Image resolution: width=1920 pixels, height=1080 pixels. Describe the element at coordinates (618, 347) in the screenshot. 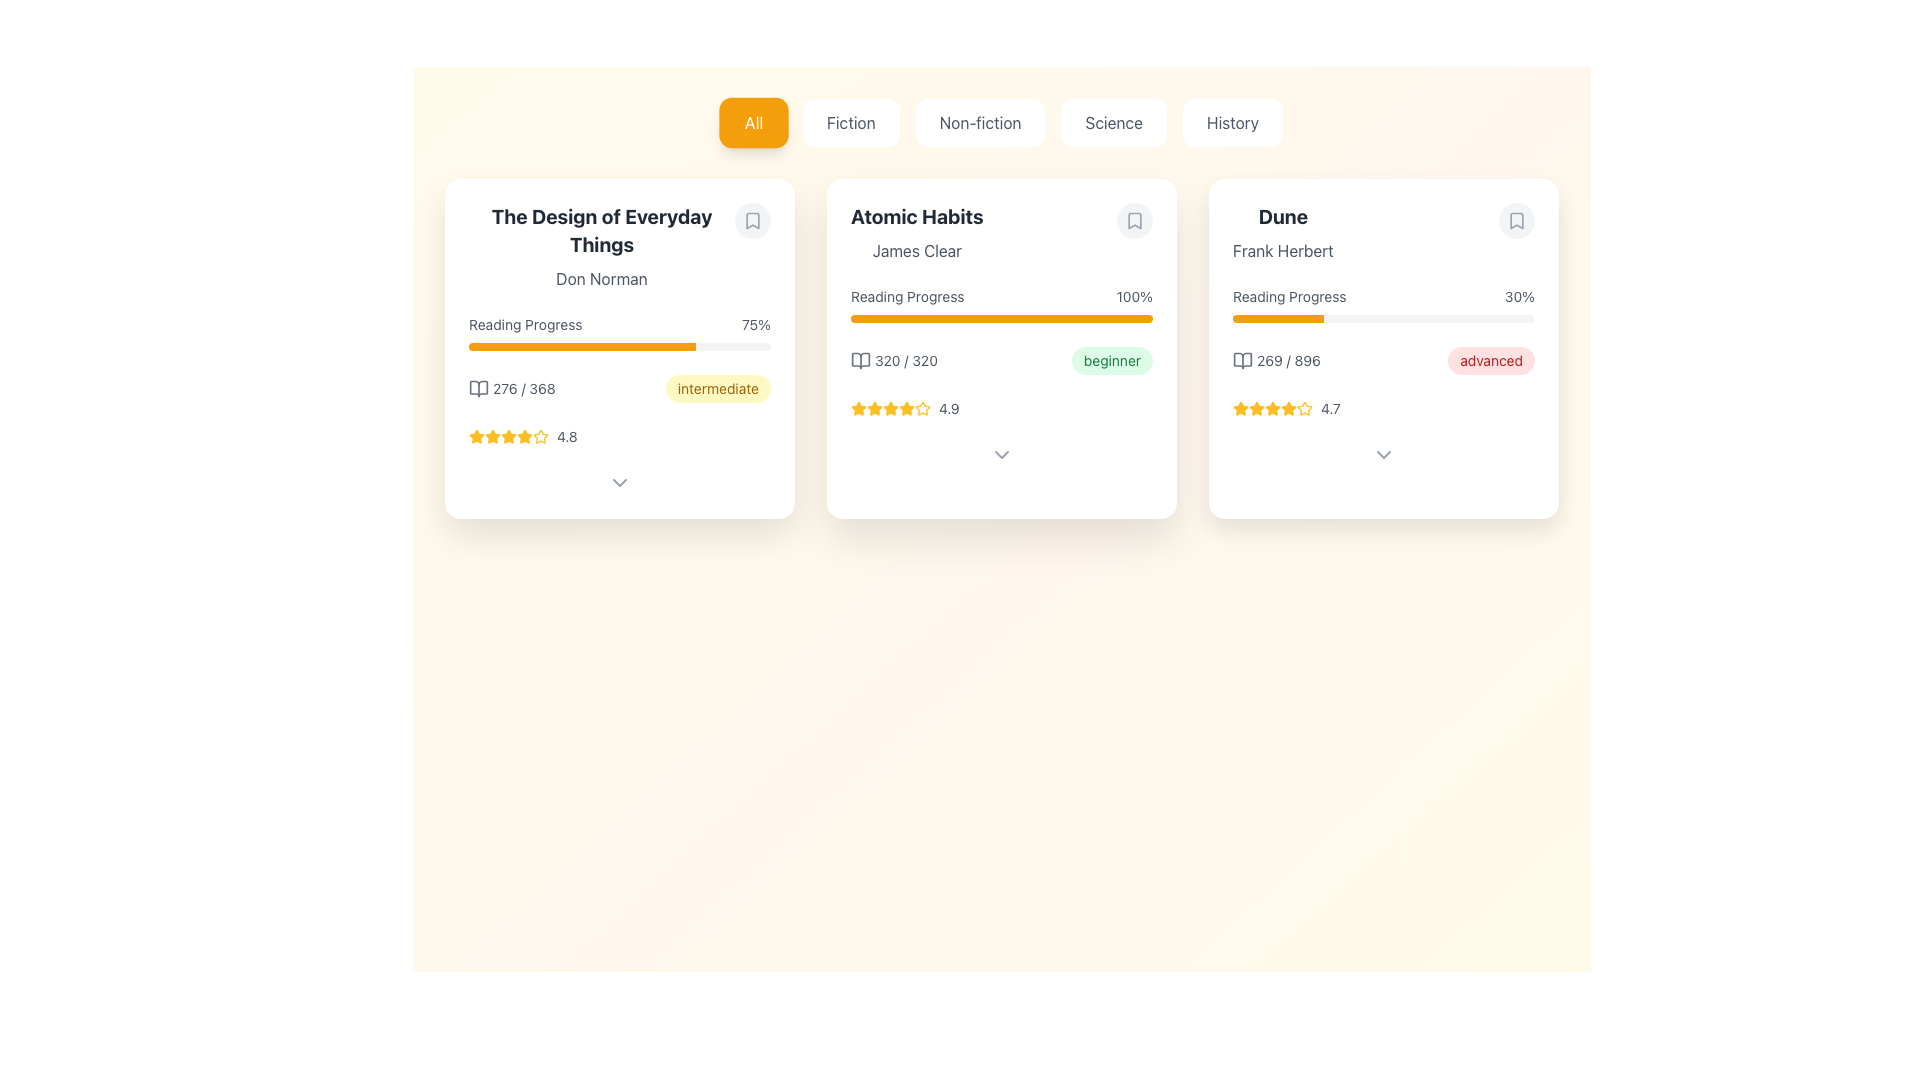

I see `the progress bar on the information card for the book 'The Design of Everyday Things' by Don Norman, which is located at the top-left corner of the grid layout` at that location.